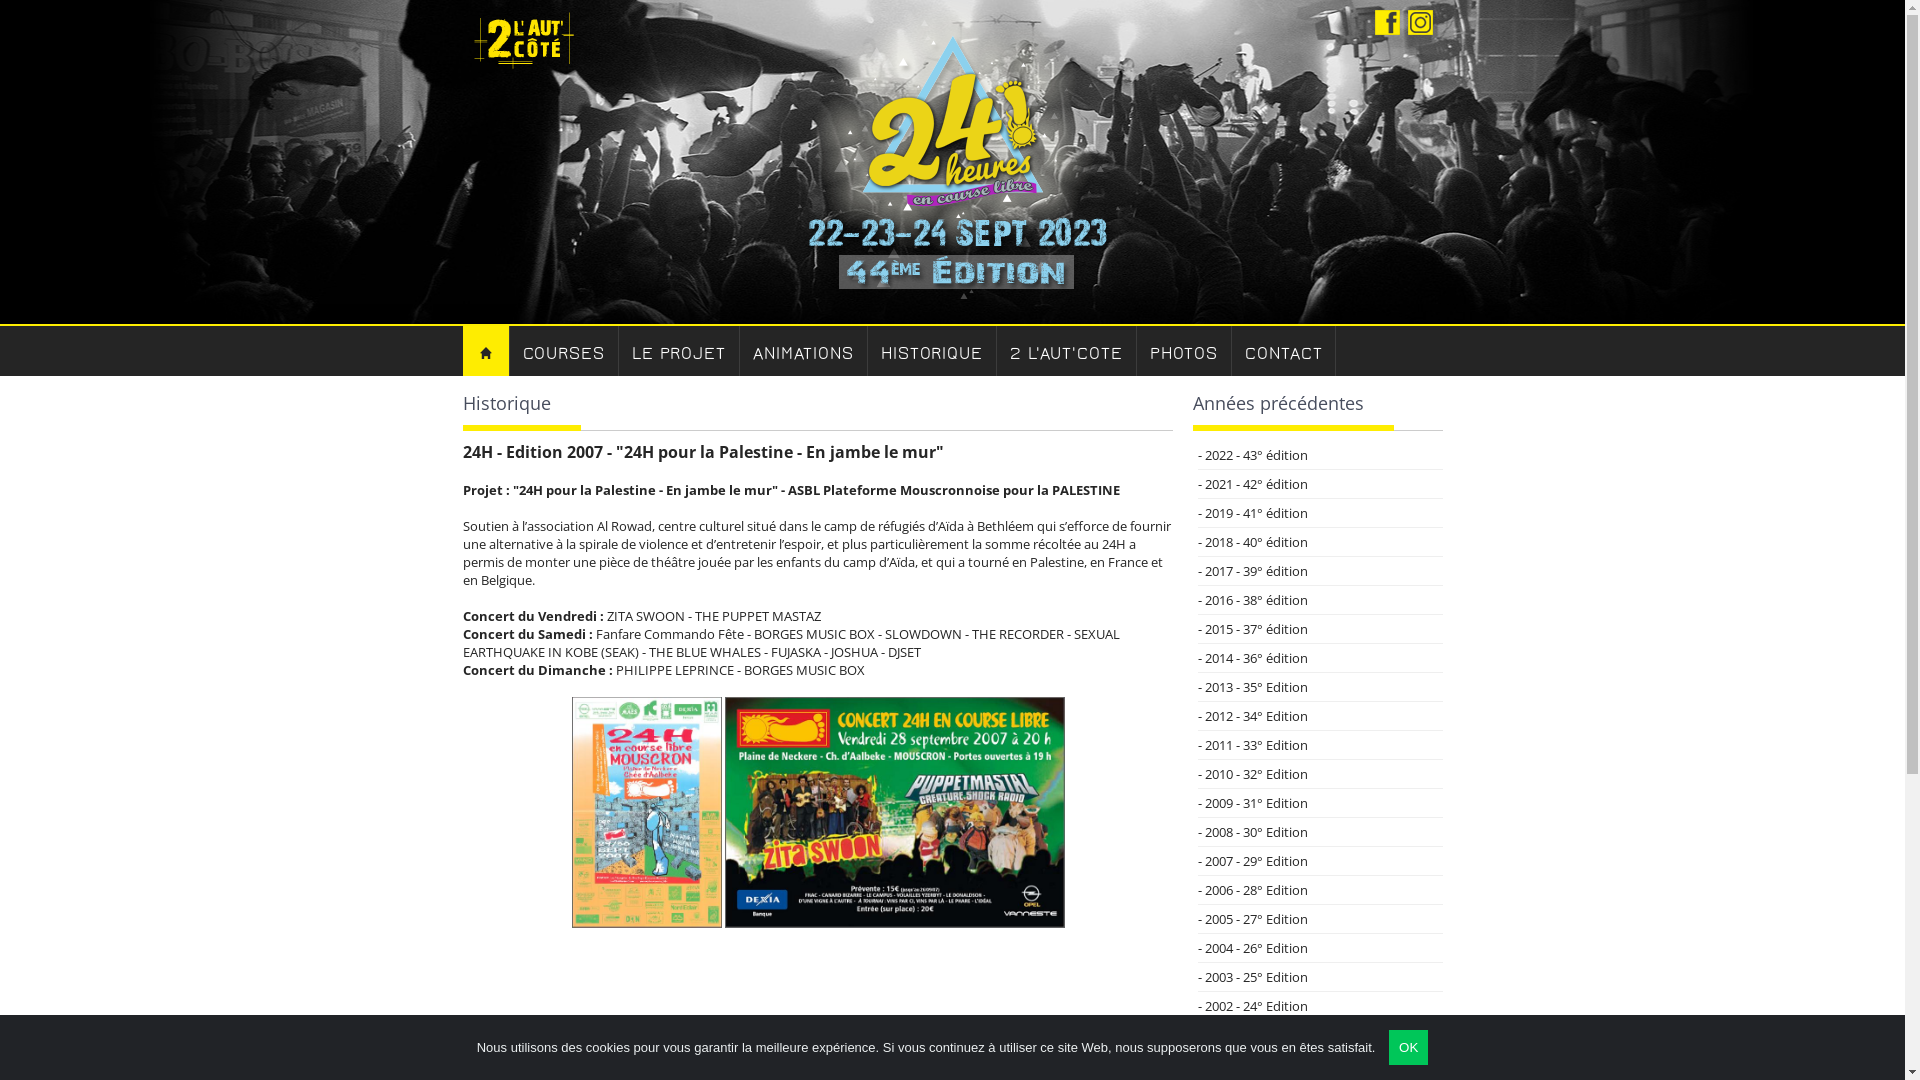 The height and width of the screenshot is (1080, 1920). Describe the element at coordinates (1283, 350) in the screenshot. I see `'CONTACT'` at that location.